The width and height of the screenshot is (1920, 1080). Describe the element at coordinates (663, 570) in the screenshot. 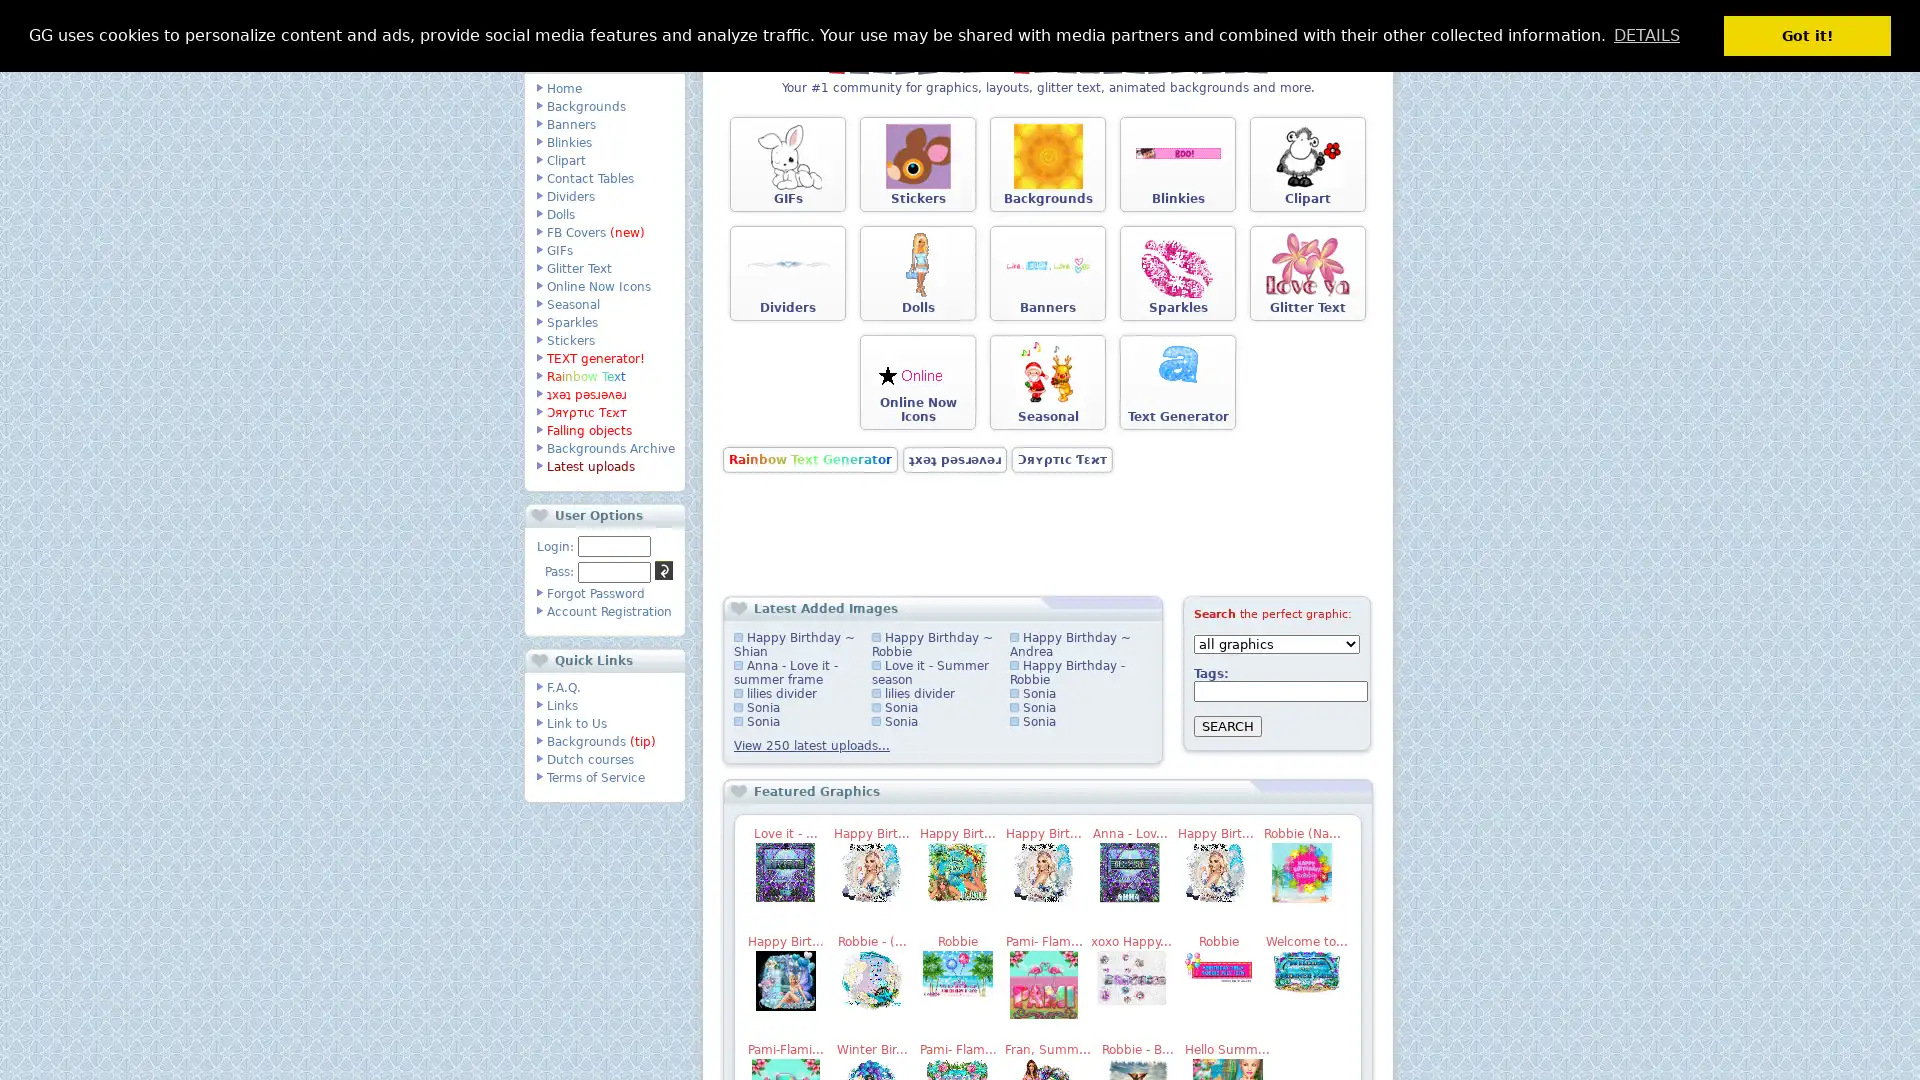

I see `Submit` at that location.